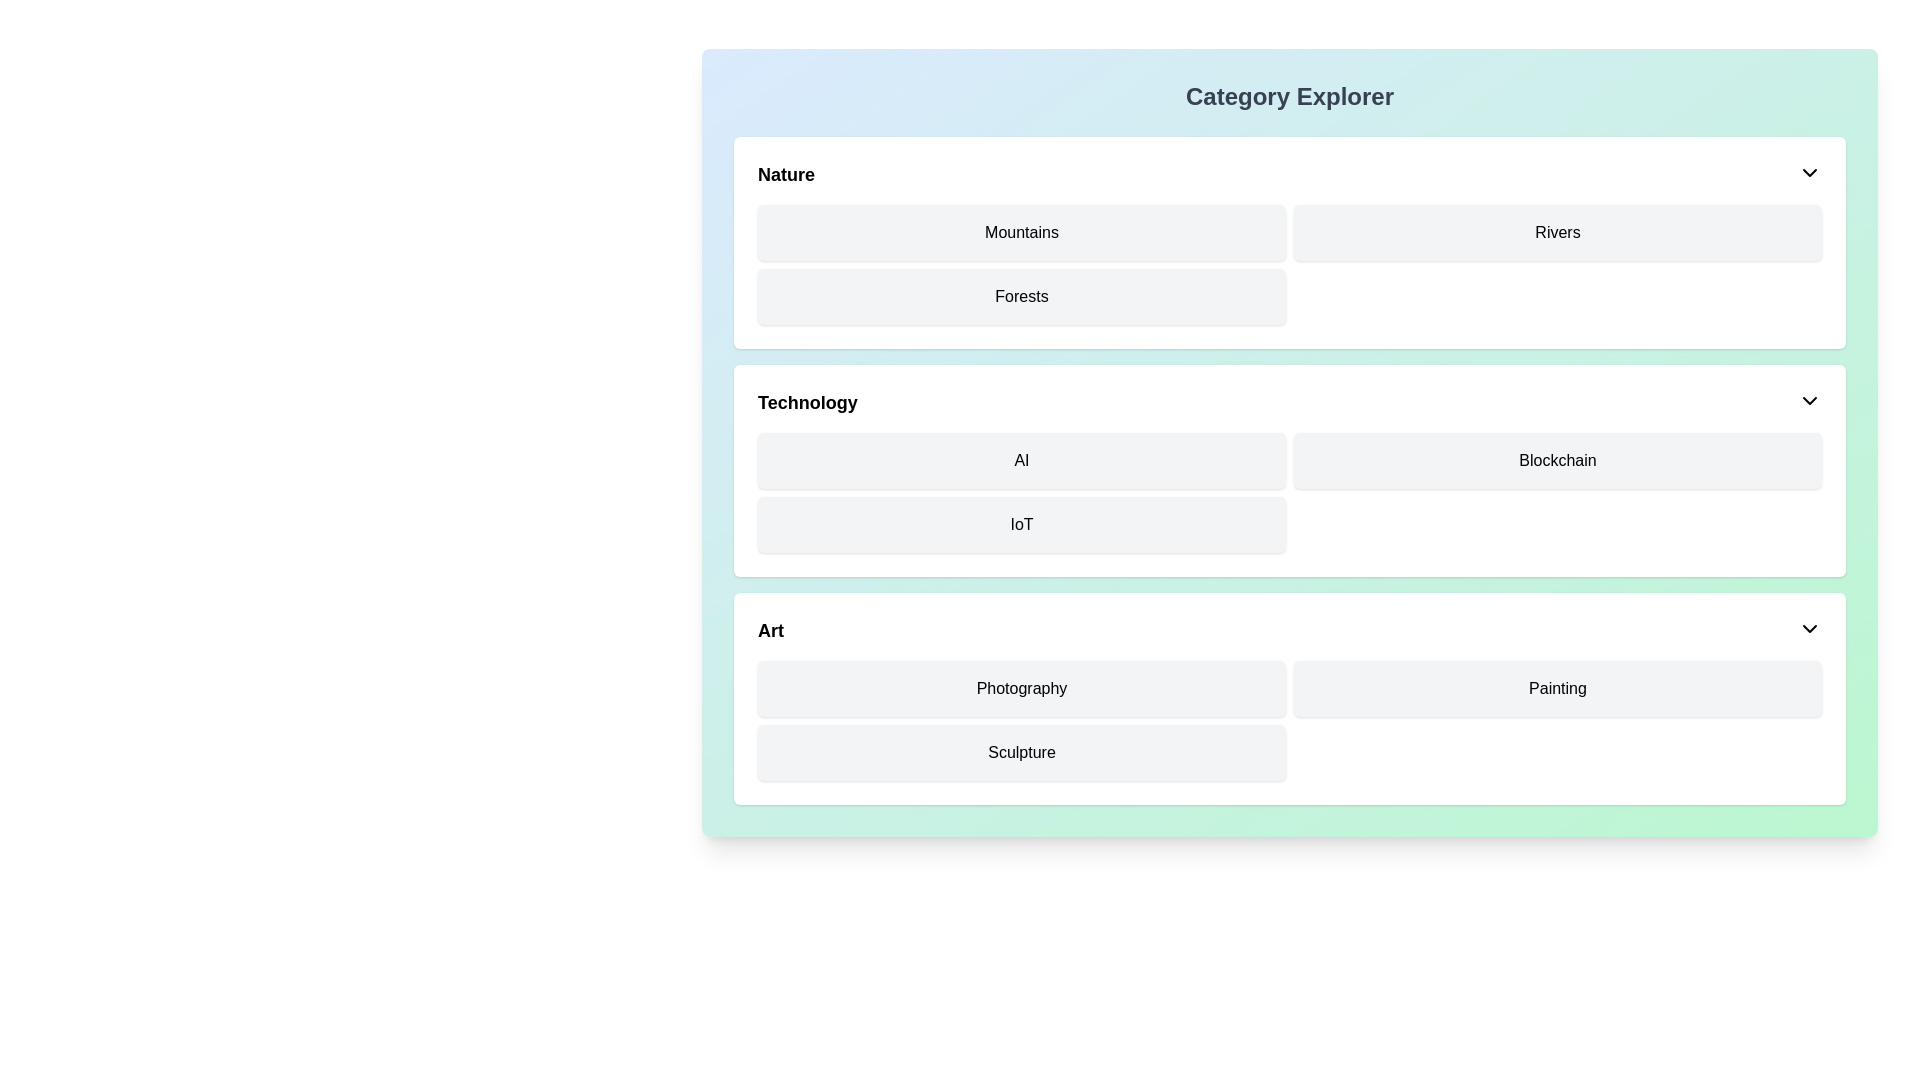 This screenshot has width=1920, height=1080. What do you see at coordinates (1022, 297) in the screenshot?
I see `the 'Forests' text label or button, which is styled with bold, black font on a light gray rectangle with rounded corners, located in the second row under the 'Nature' section of the grid layout` at bounding box center [1022, 297].